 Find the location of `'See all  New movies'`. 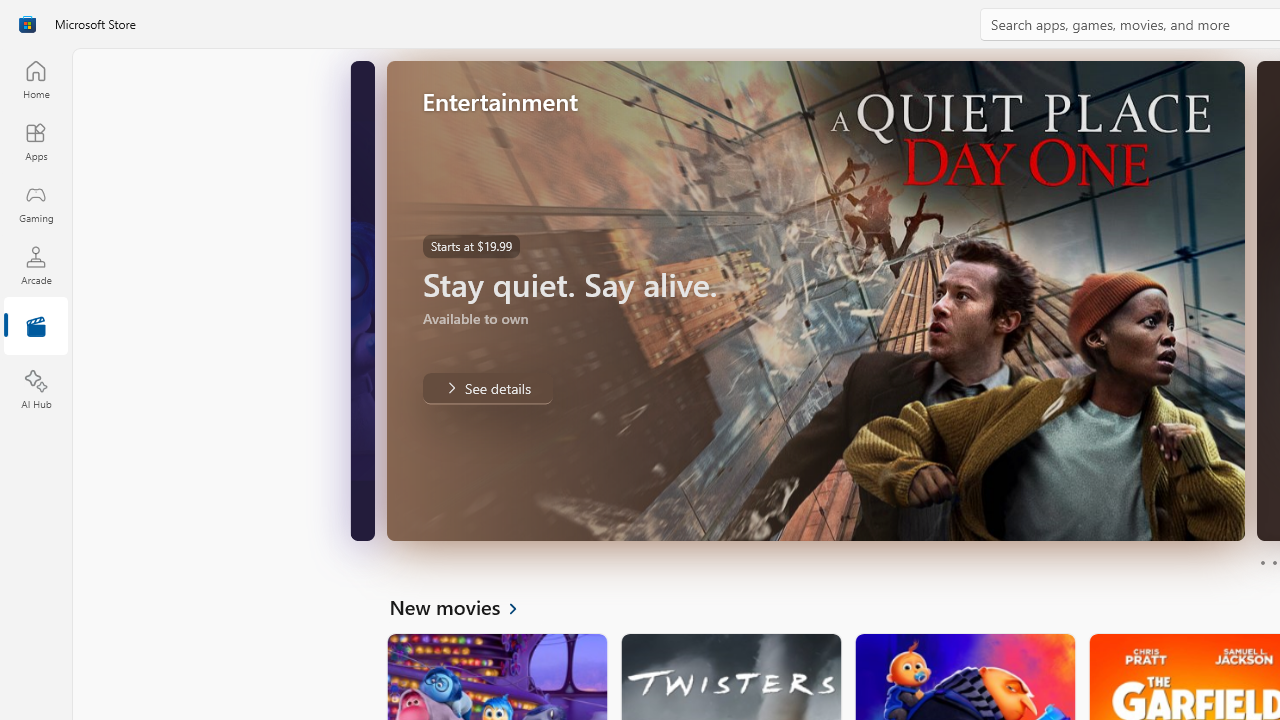

'See all  New movies' is located at coordinates (464, 605).